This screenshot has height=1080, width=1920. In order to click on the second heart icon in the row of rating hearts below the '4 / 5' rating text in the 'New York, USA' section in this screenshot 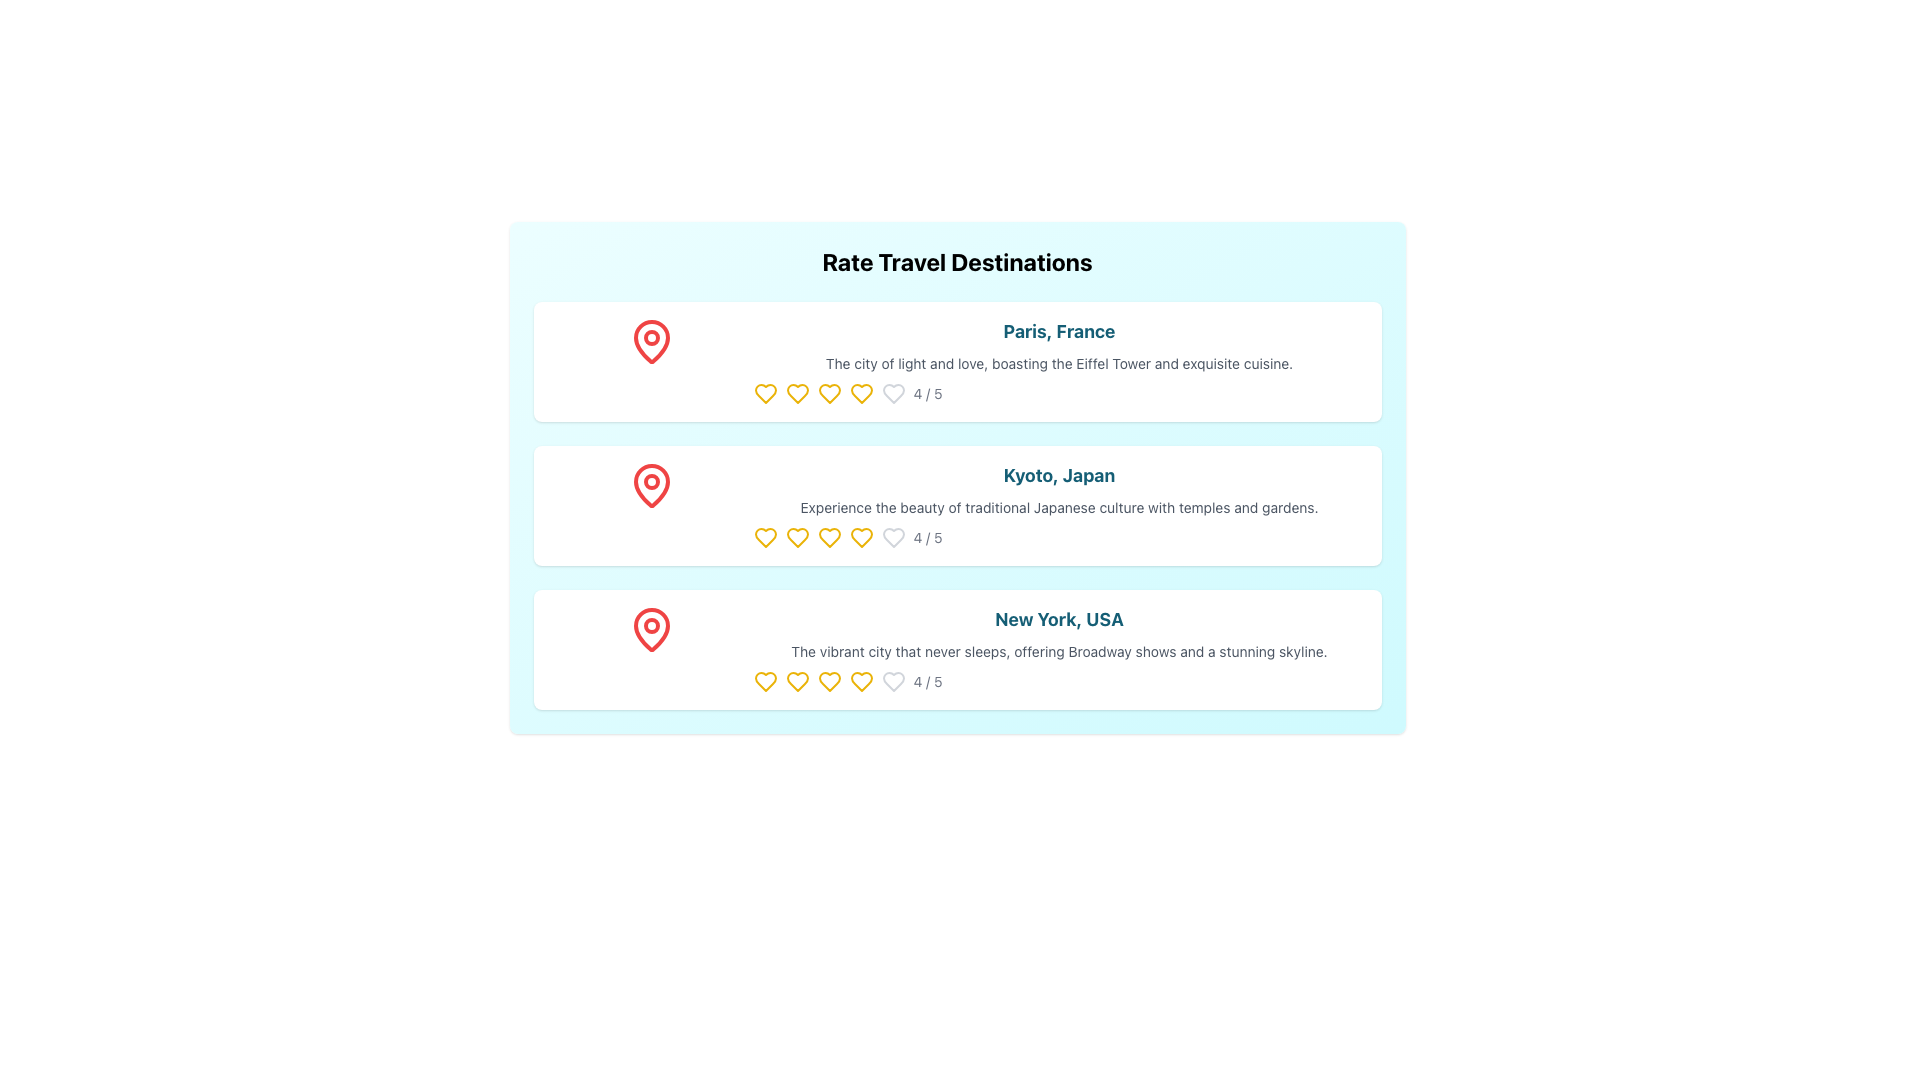, I will do `click(796, 681)`.